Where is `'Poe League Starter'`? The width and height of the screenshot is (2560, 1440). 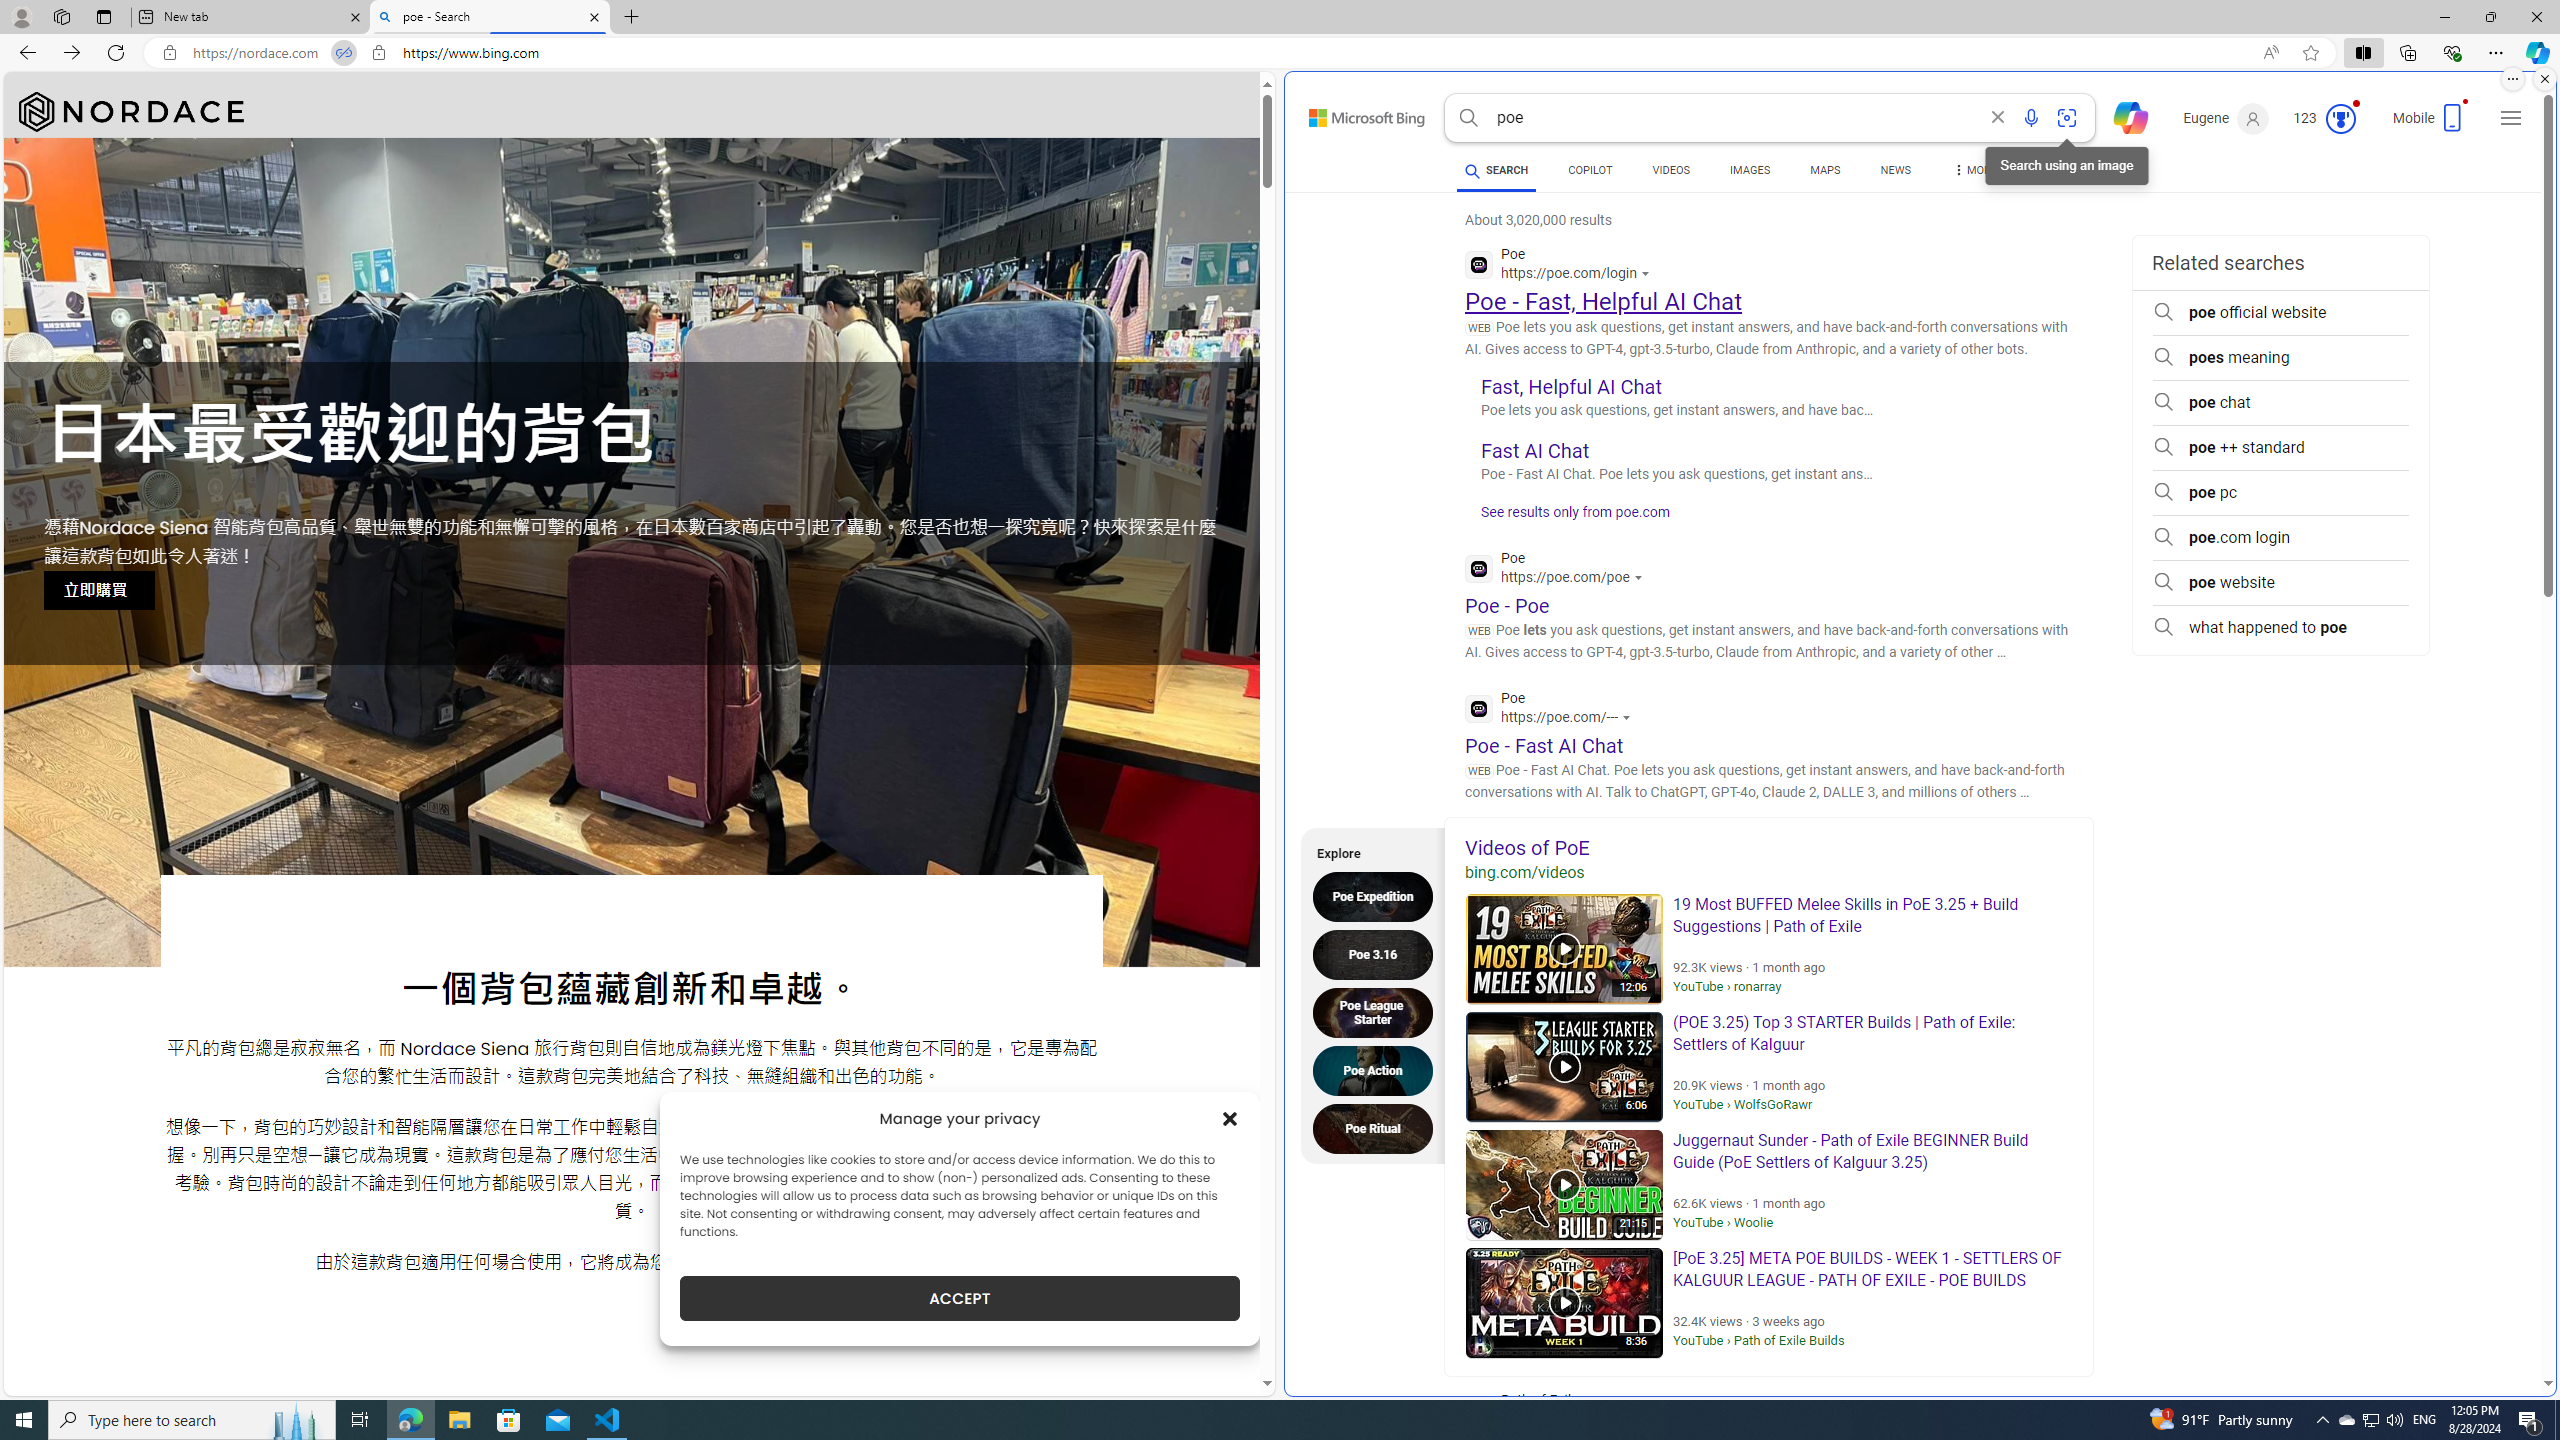
'Poe League Starter' is located at coordinates (1377, 1011).